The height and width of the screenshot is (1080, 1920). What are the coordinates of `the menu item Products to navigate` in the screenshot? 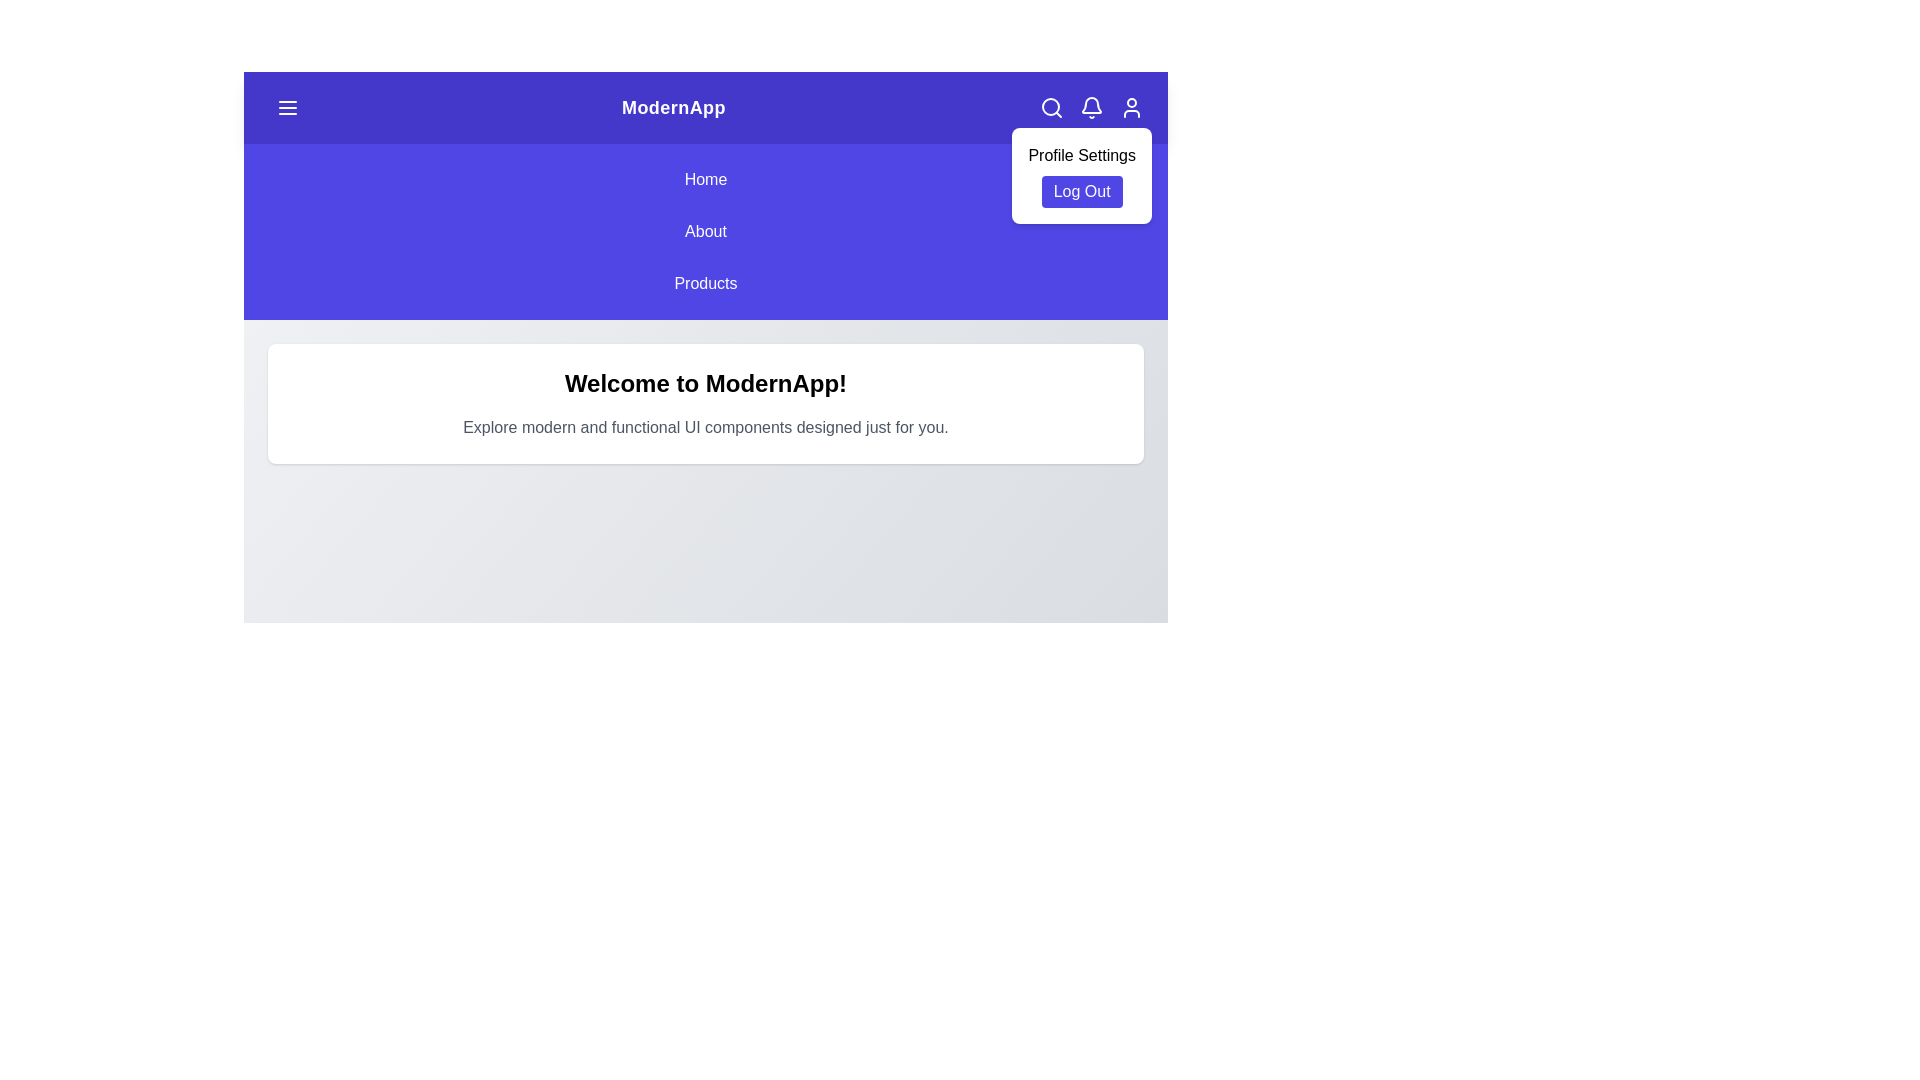 It's located at (705, 284).